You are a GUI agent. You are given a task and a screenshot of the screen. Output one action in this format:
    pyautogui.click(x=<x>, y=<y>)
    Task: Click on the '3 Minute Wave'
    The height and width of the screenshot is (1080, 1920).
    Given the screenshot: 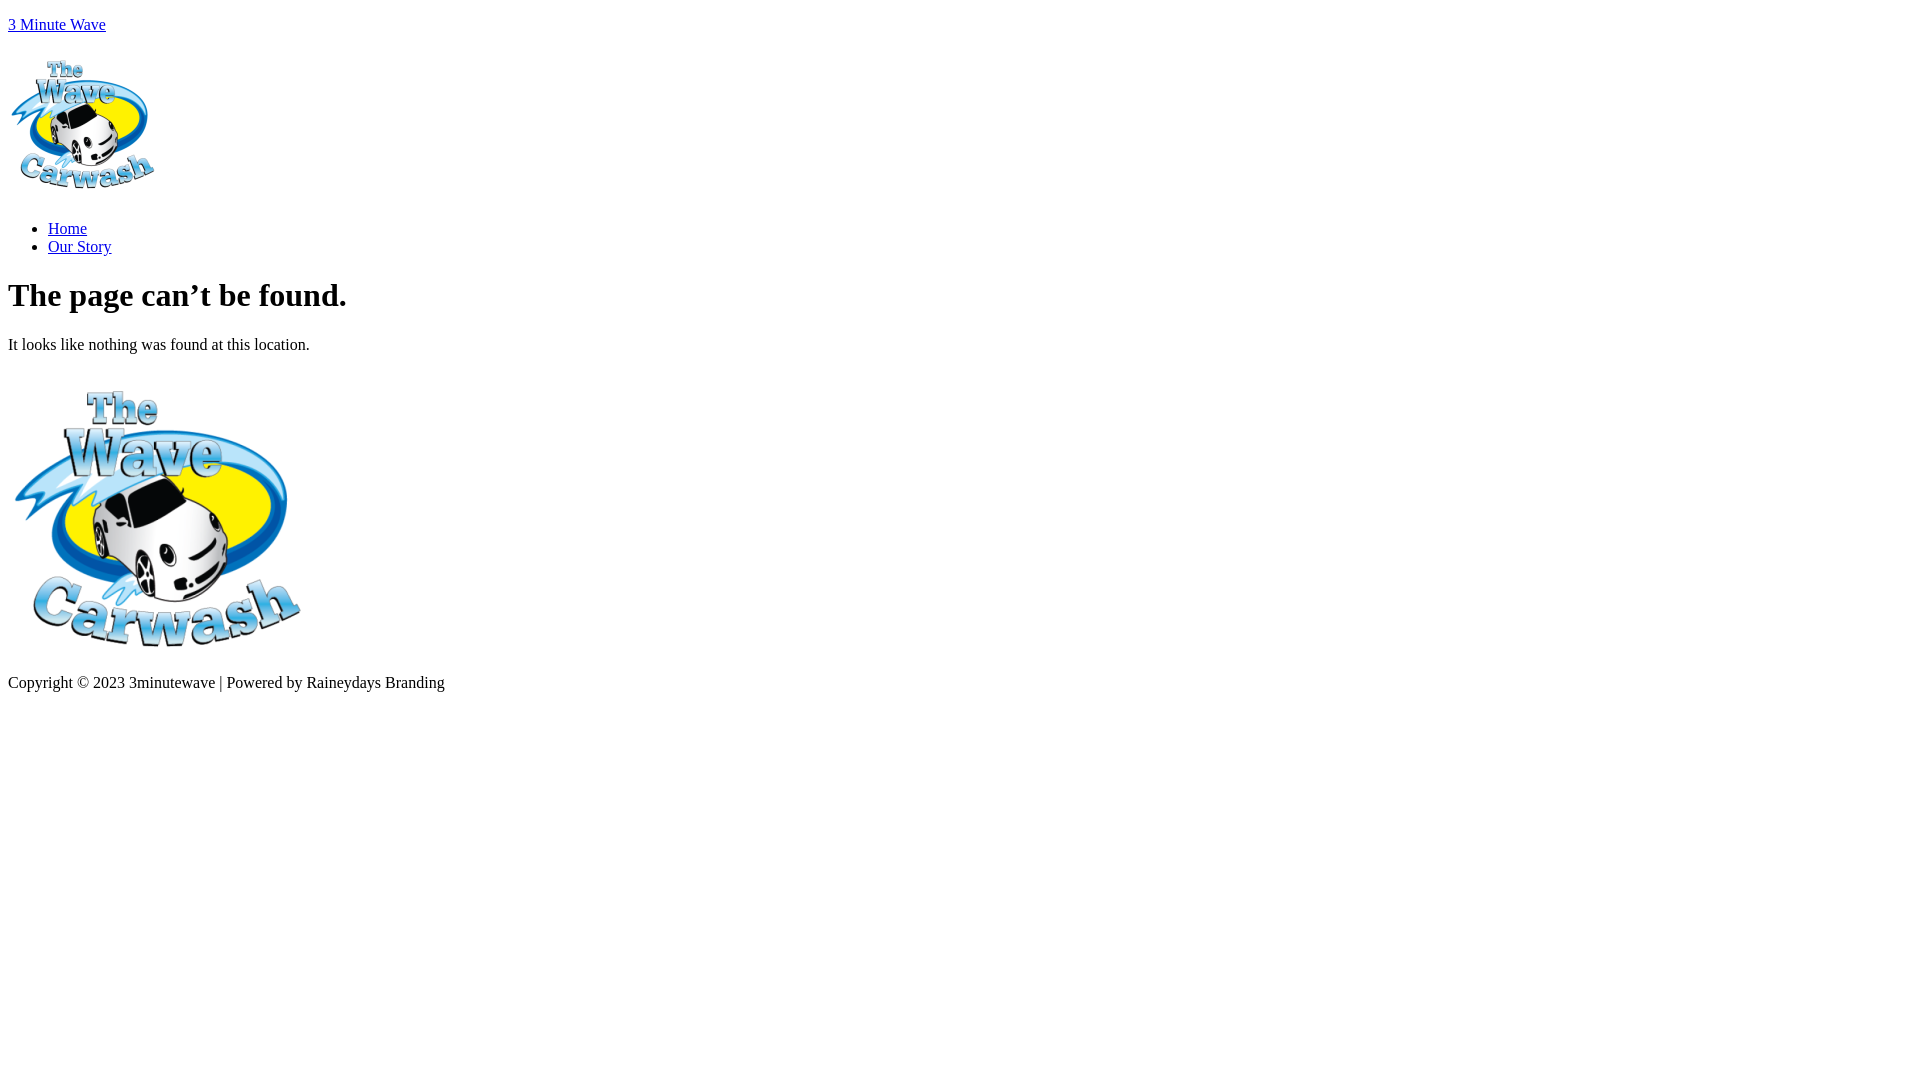 What is the action you would take?
    pyautogui.click(x=57, y=24)
    